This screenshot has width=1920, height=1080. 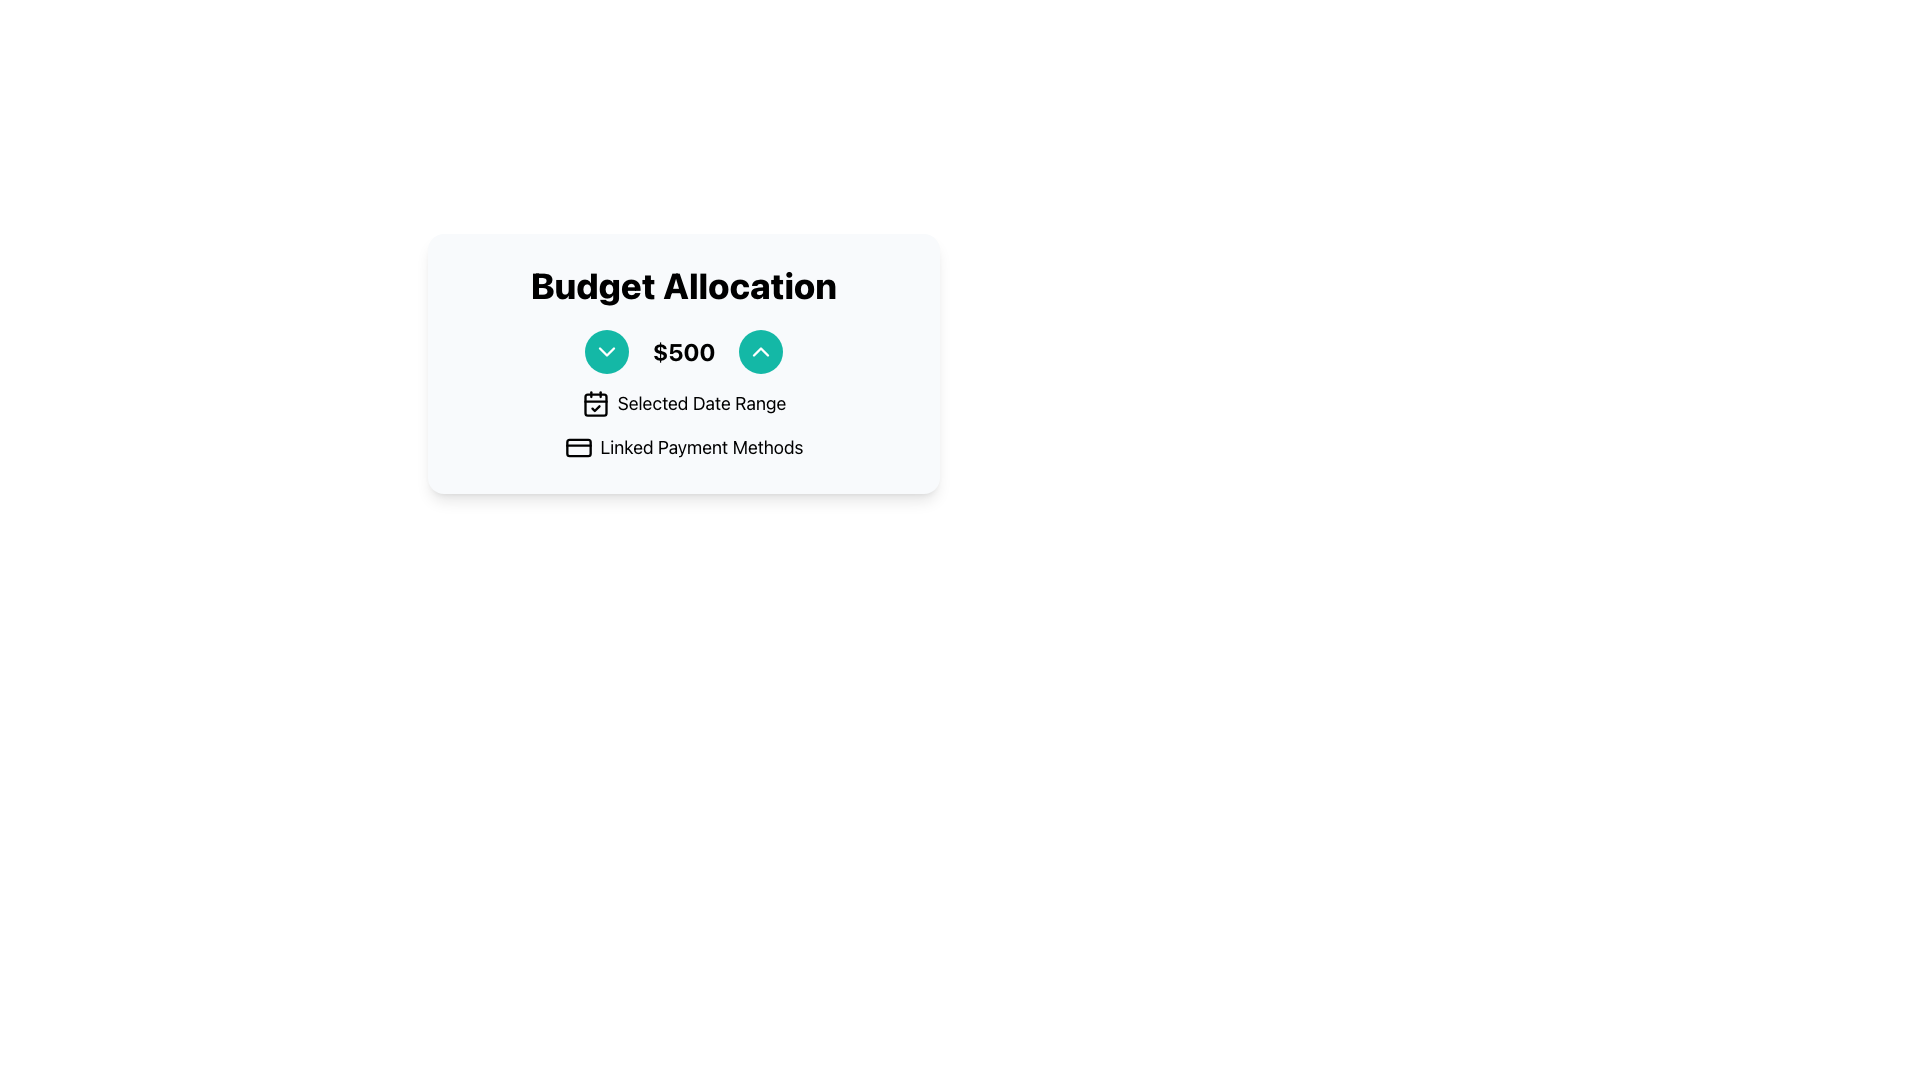 I want to click on the downward chevron button located to the left of the '$500' text, so click(x=605, y=350).